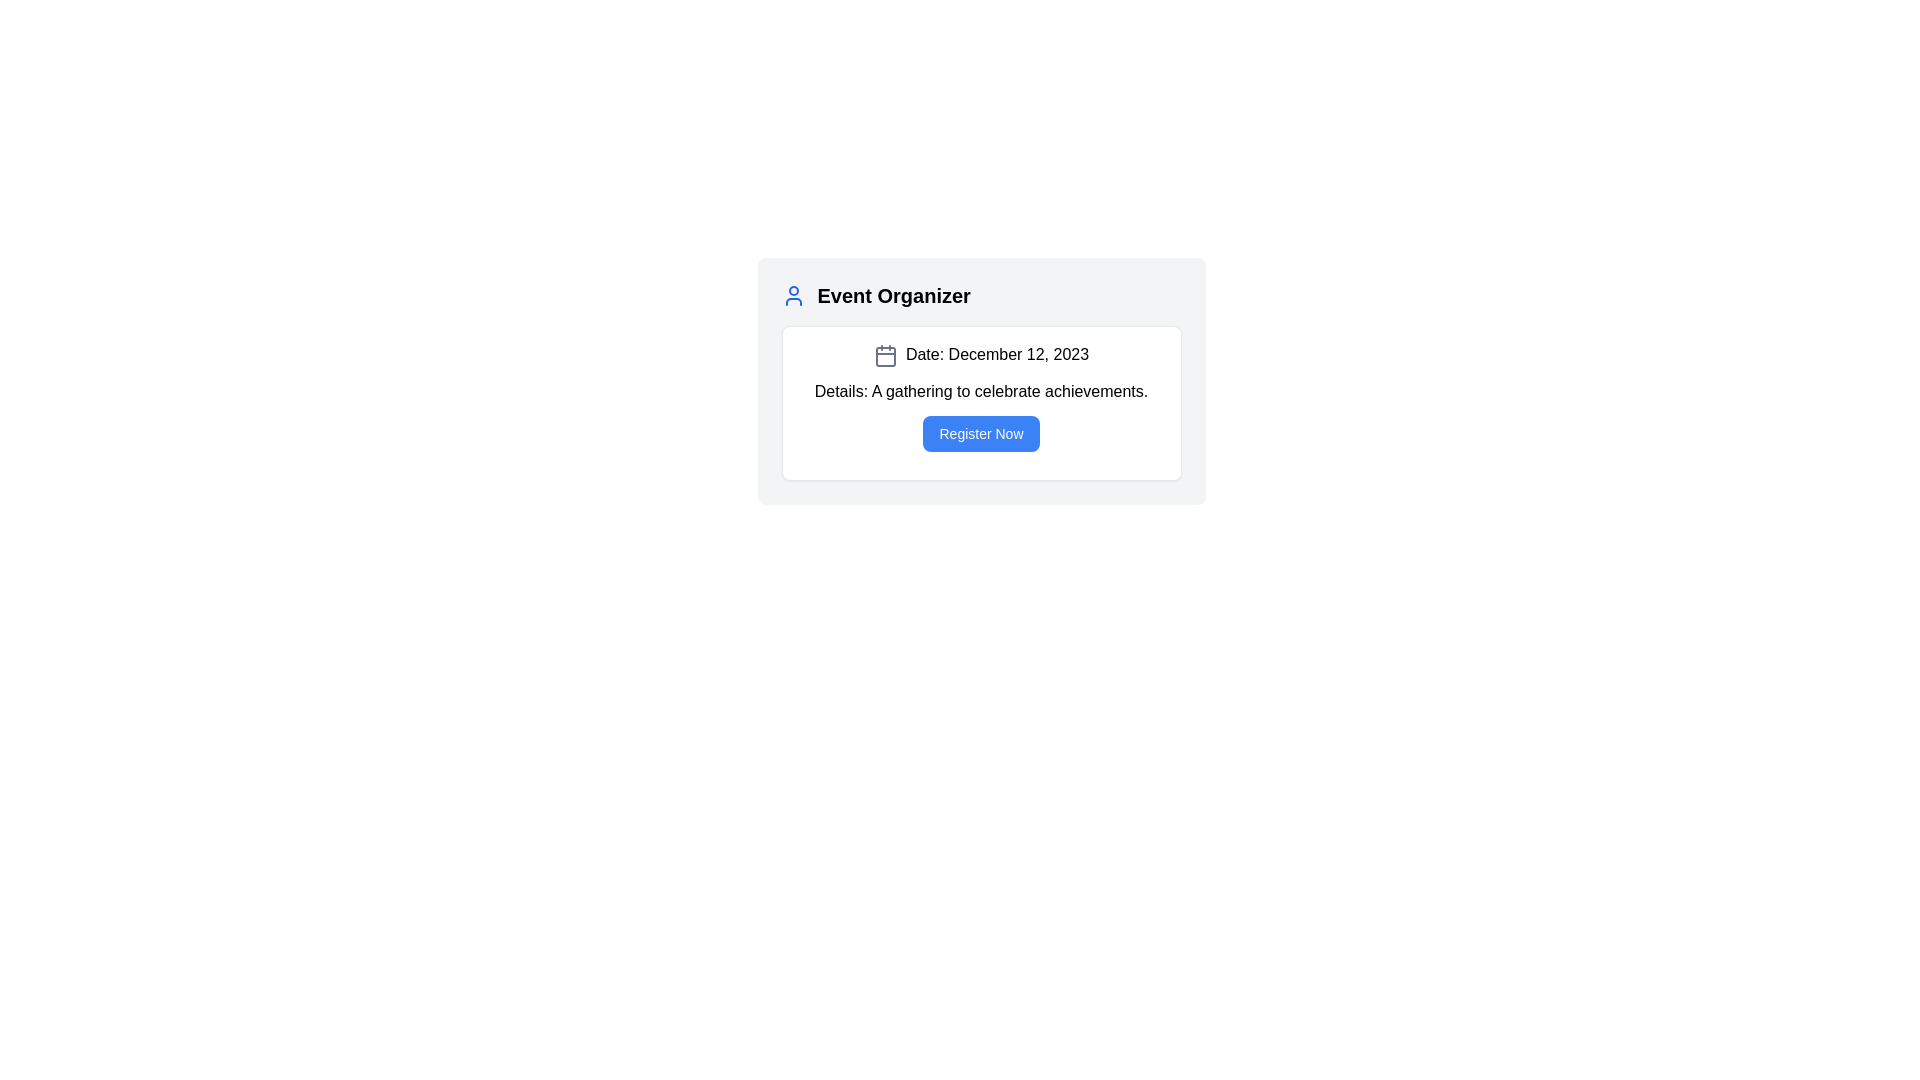 This screenshot has width=1920, height=1080. Describe the element at coordinates (792, 296) in the screenshot. I see `the small blue user icon located on the leftmost side of the 'Event Organizer' header` at that location.